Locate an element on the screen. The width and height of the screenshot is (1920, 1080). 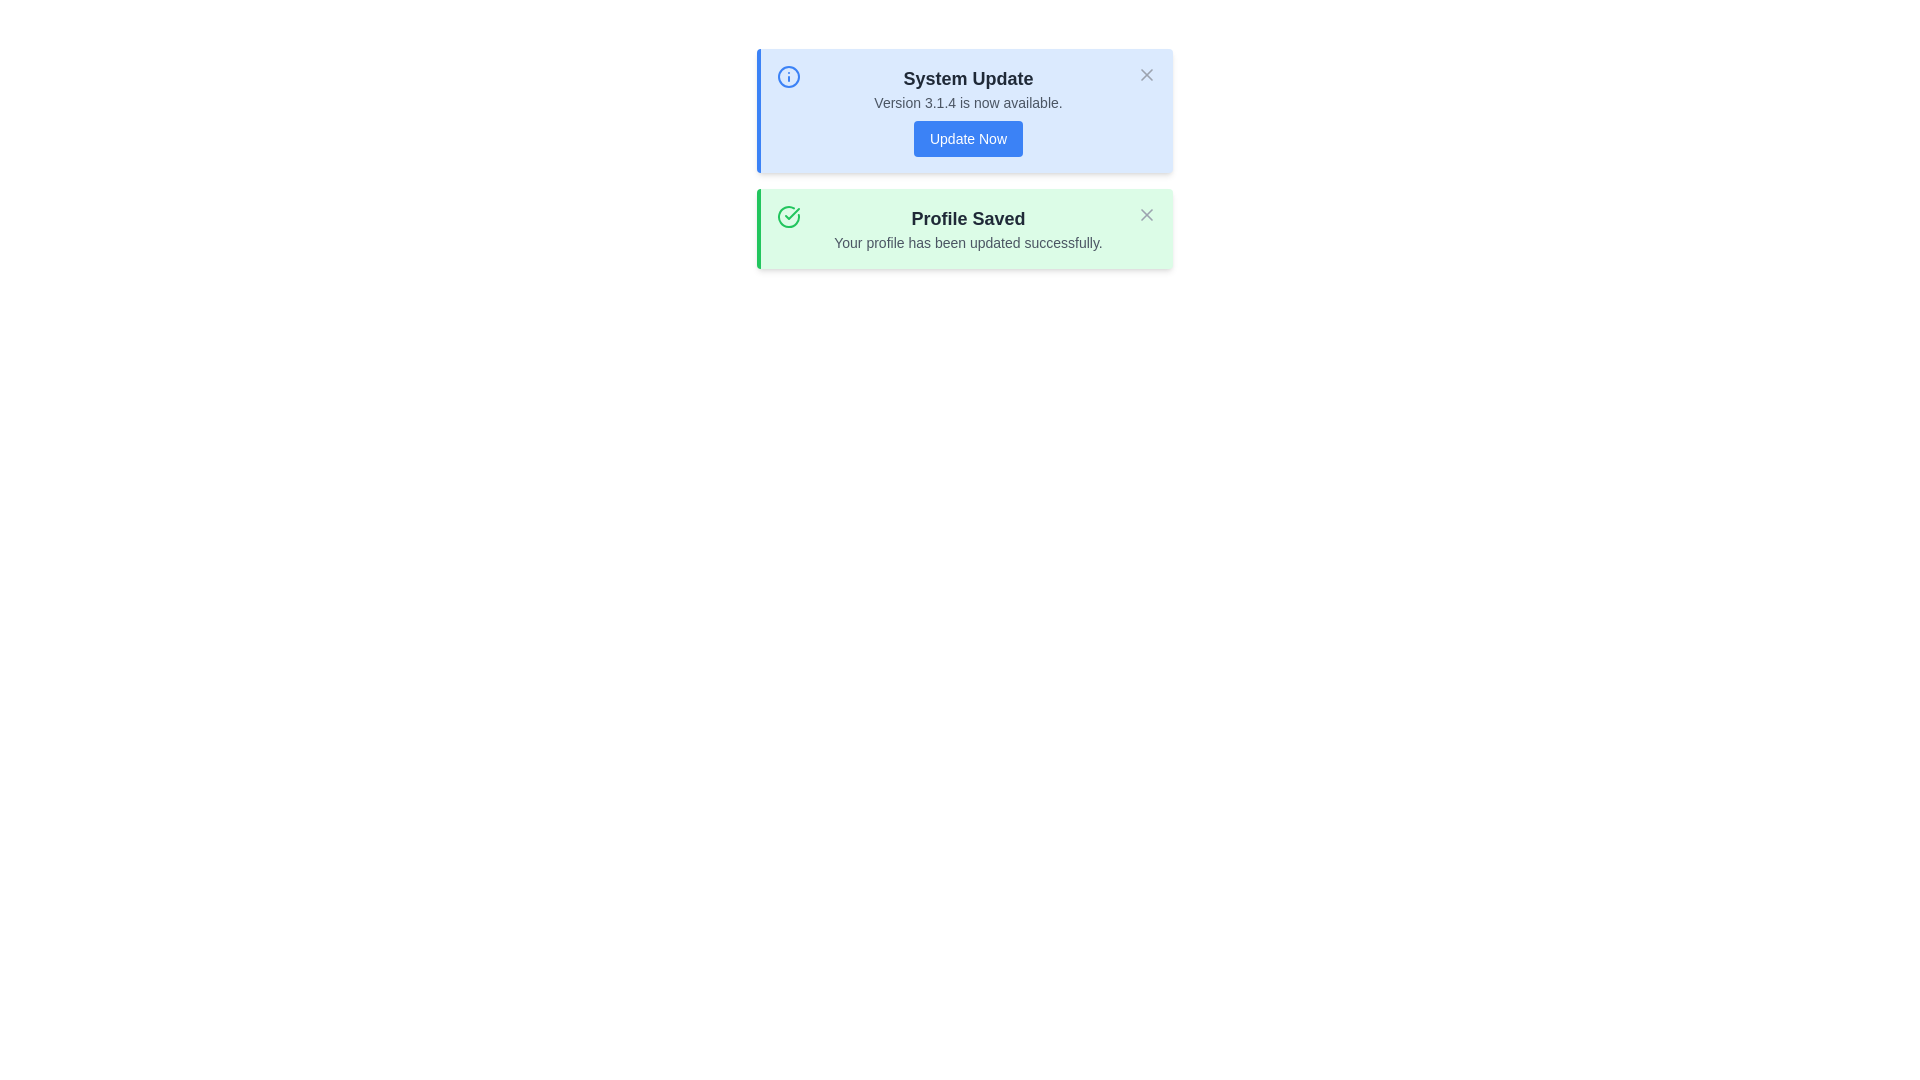
the 'Close' button icon located in the notification area below the 'Profile Saved' text is located at coordinates (1146, 215).